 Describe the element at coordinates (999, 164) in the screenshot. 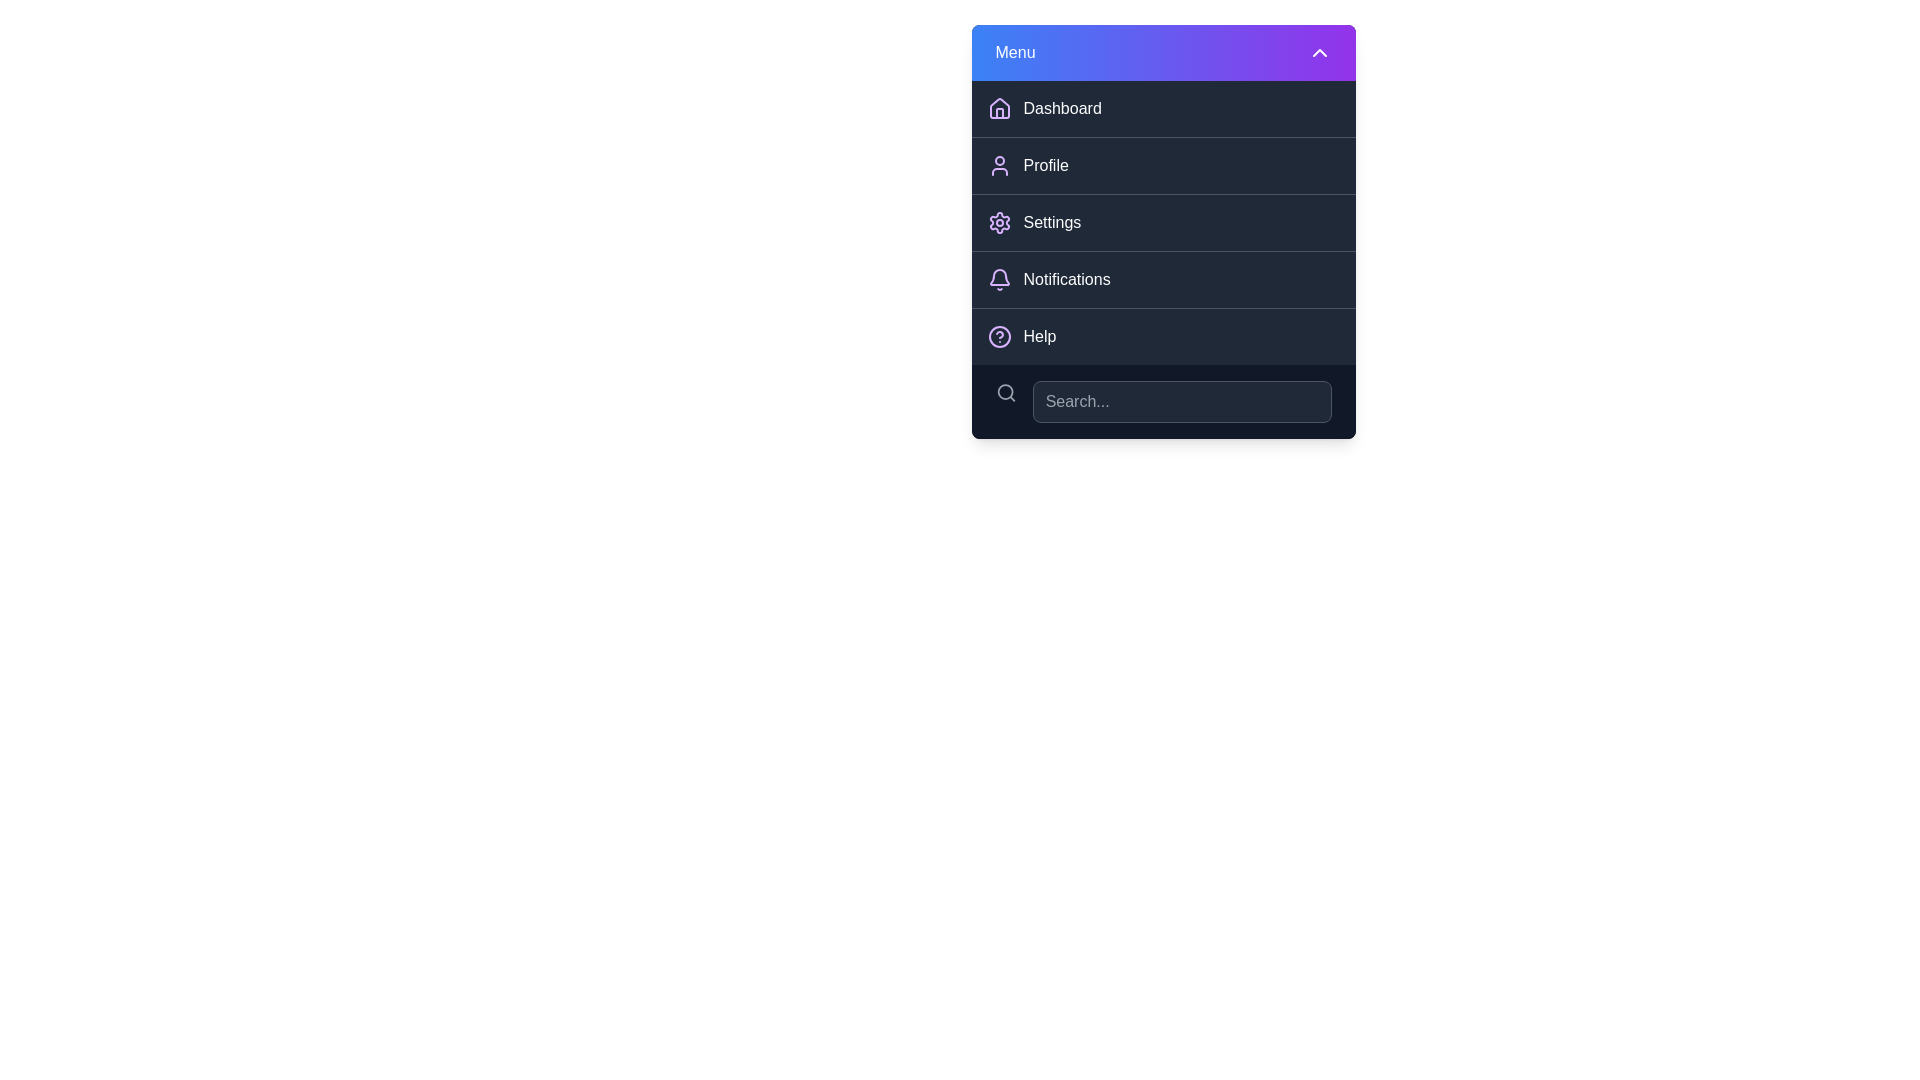

I see `the 'Profile' icon in the menu, which is located between 'Dashboard' and 'Settings', to provide a visual cue for the user` at that location.